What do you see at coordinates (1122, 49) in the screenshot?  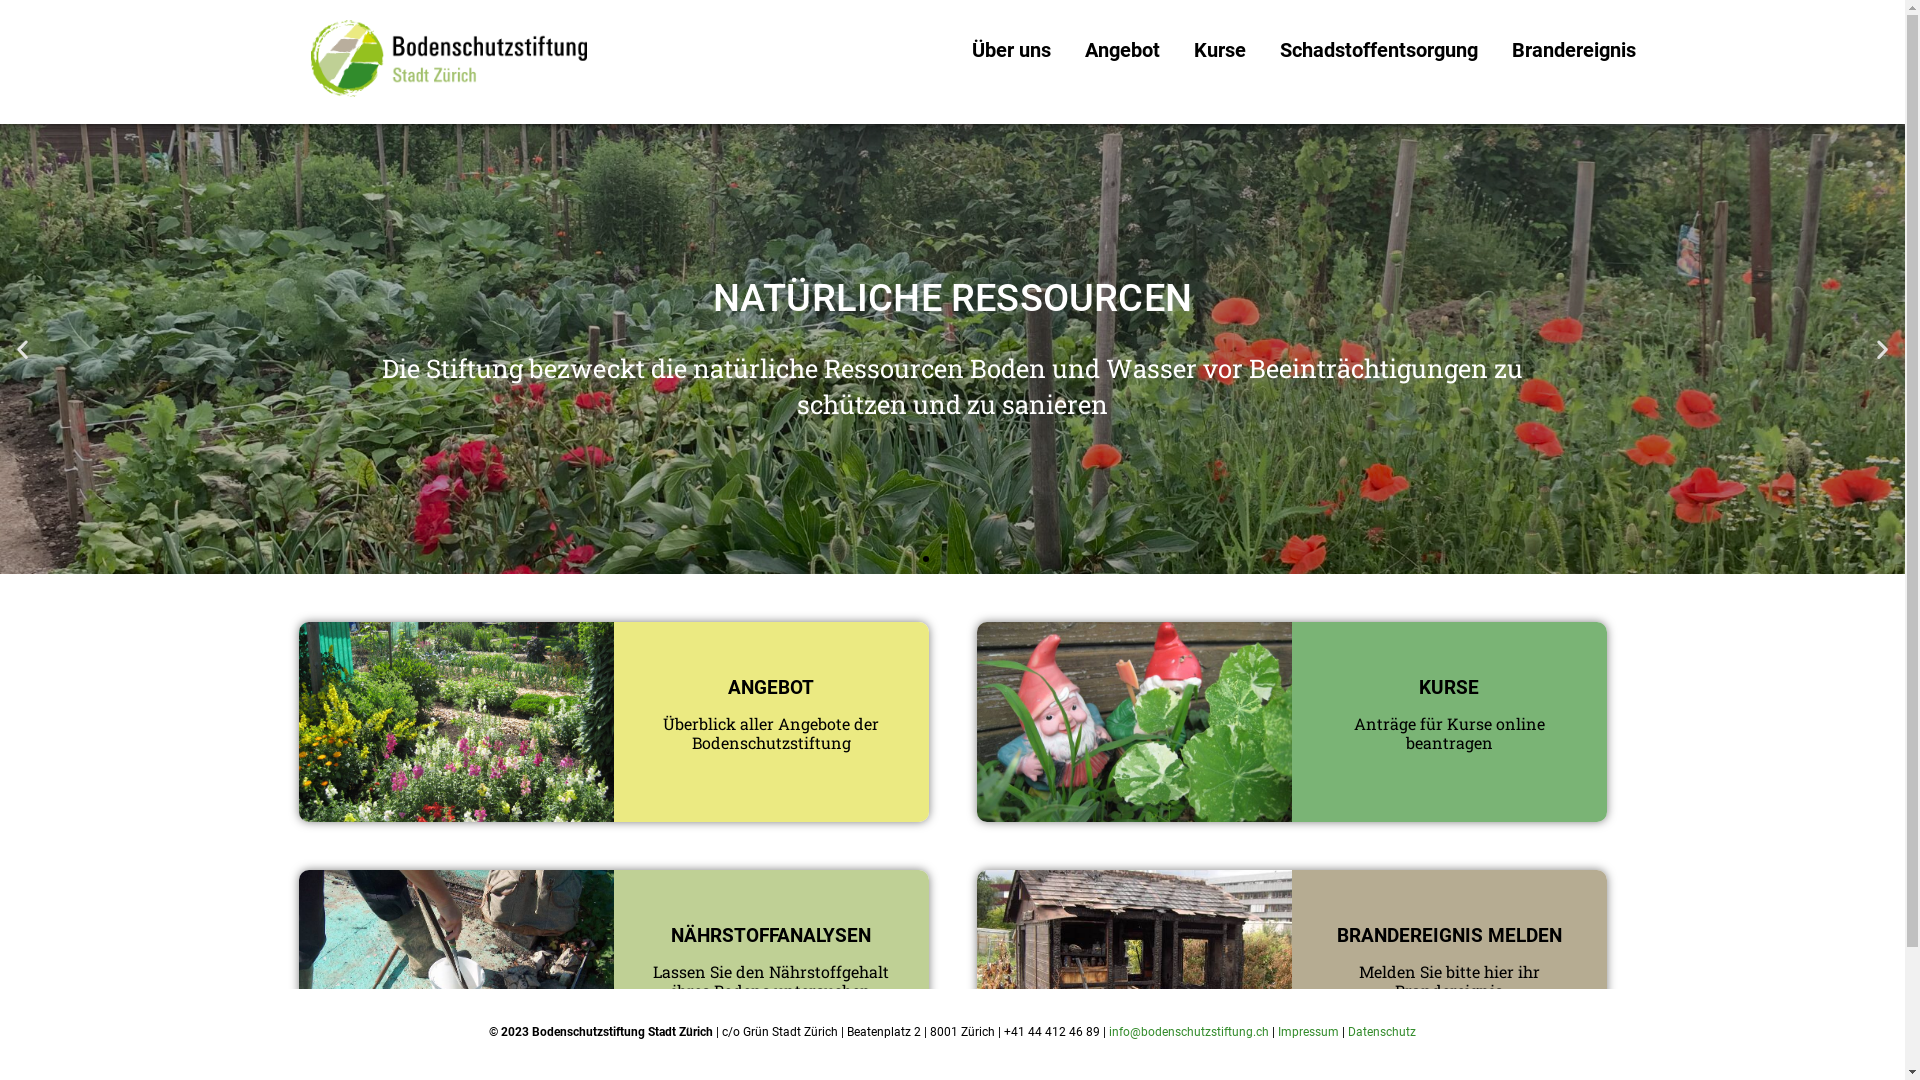 I see `'Angebot'` at bounding box center [1122, 49].